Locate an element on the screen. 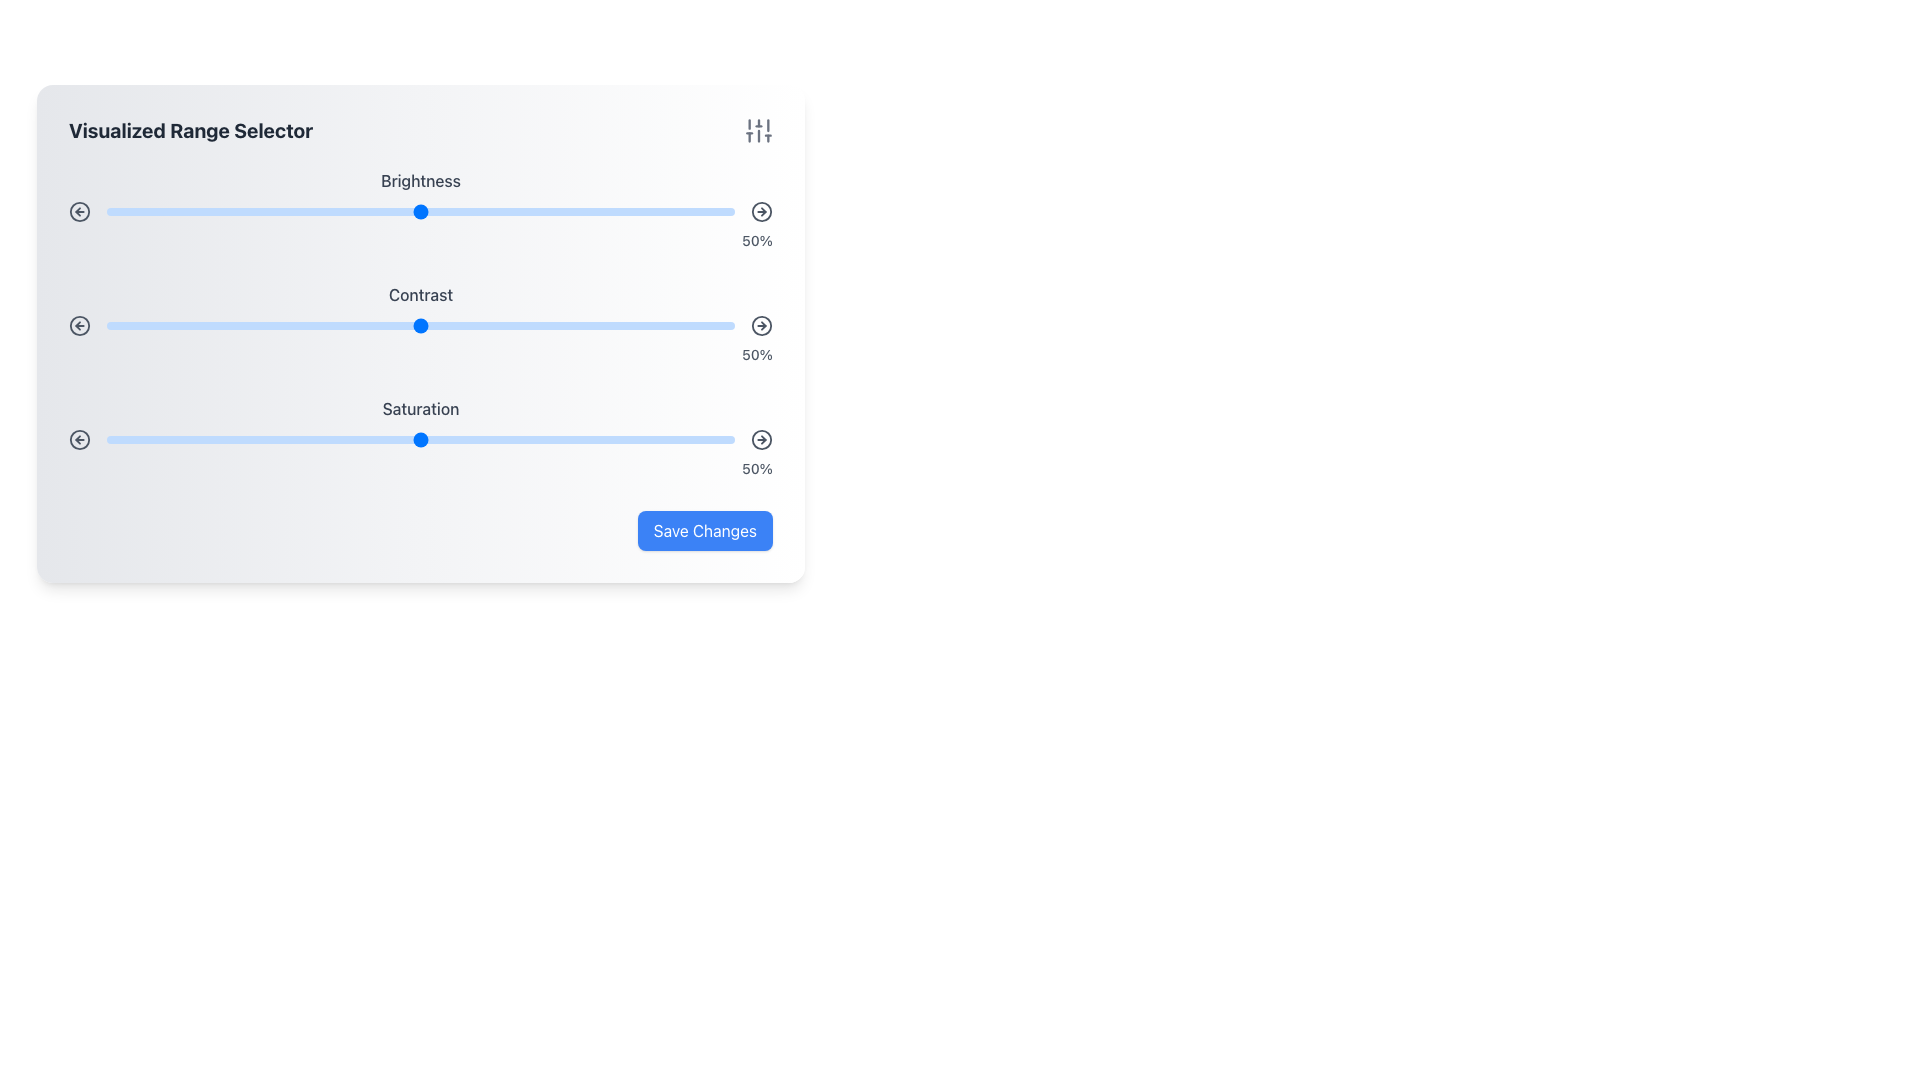  static text label 'Visualized Range Selector' located at the top-left corner of the interface is located at coordinates (191, 131).